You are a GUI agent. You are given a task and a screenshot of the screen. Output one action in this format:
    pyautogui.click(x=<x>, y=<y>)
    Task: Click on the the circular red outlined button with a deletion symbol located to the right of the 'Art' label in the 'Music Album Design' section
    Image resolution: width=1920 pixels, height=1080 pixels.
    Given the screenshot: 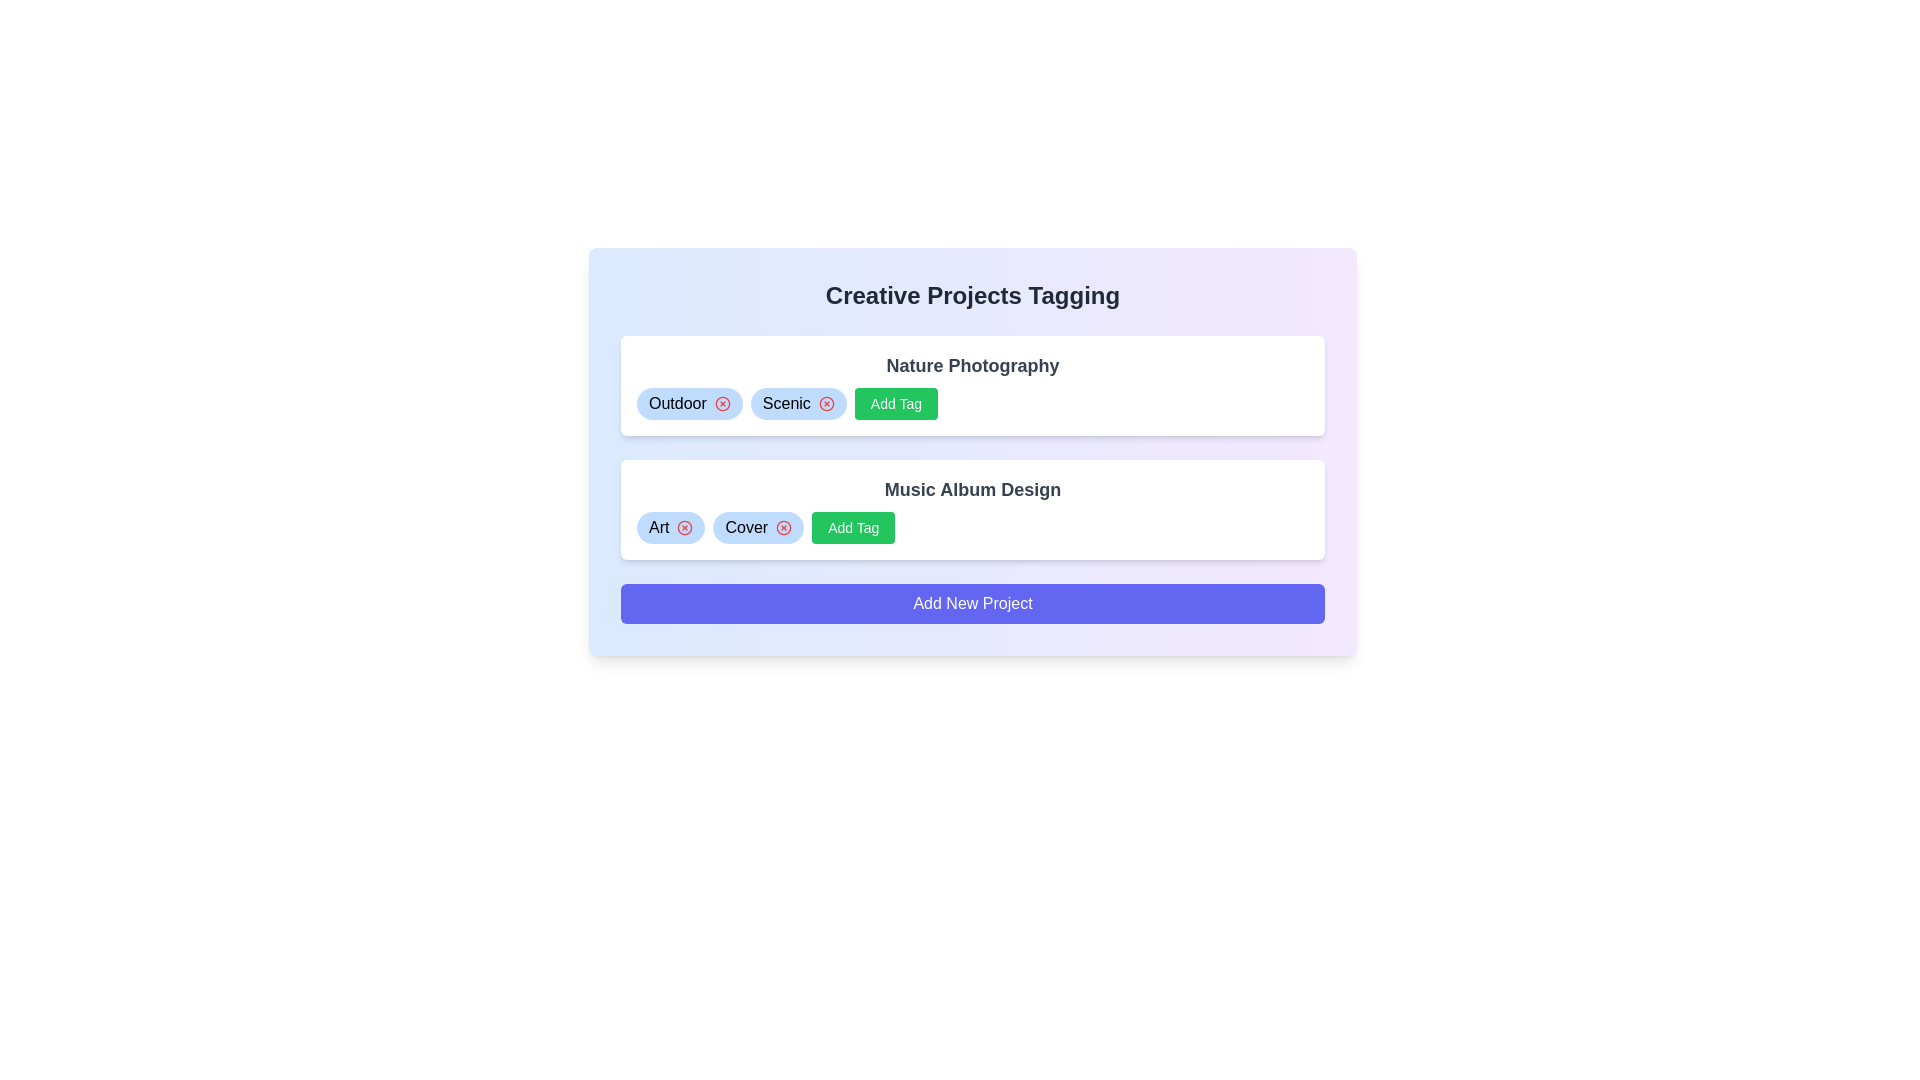 What is the action you would take?
    pyautogui.click(x=783, y=527)
    